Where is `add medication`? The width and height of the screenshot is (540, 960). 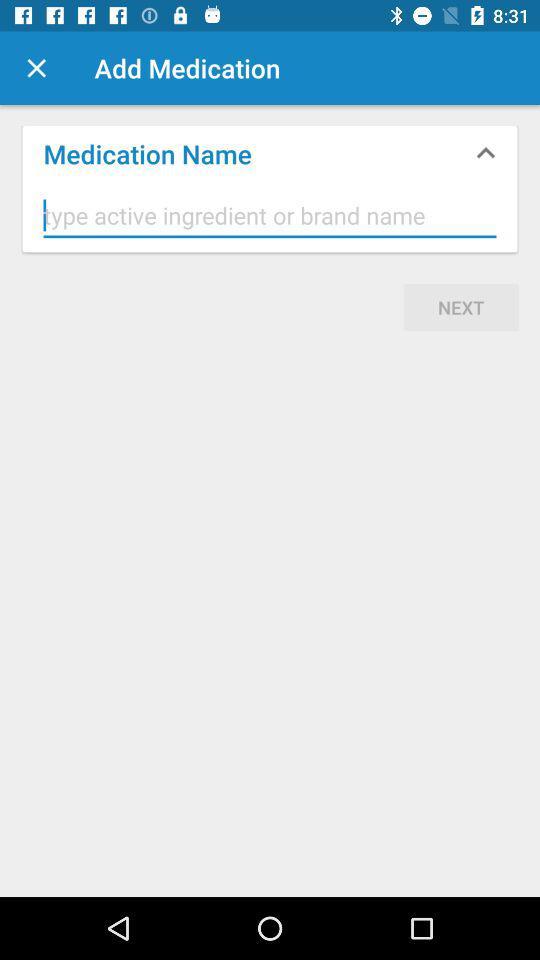 add medication is located at coordinates (36, 68).